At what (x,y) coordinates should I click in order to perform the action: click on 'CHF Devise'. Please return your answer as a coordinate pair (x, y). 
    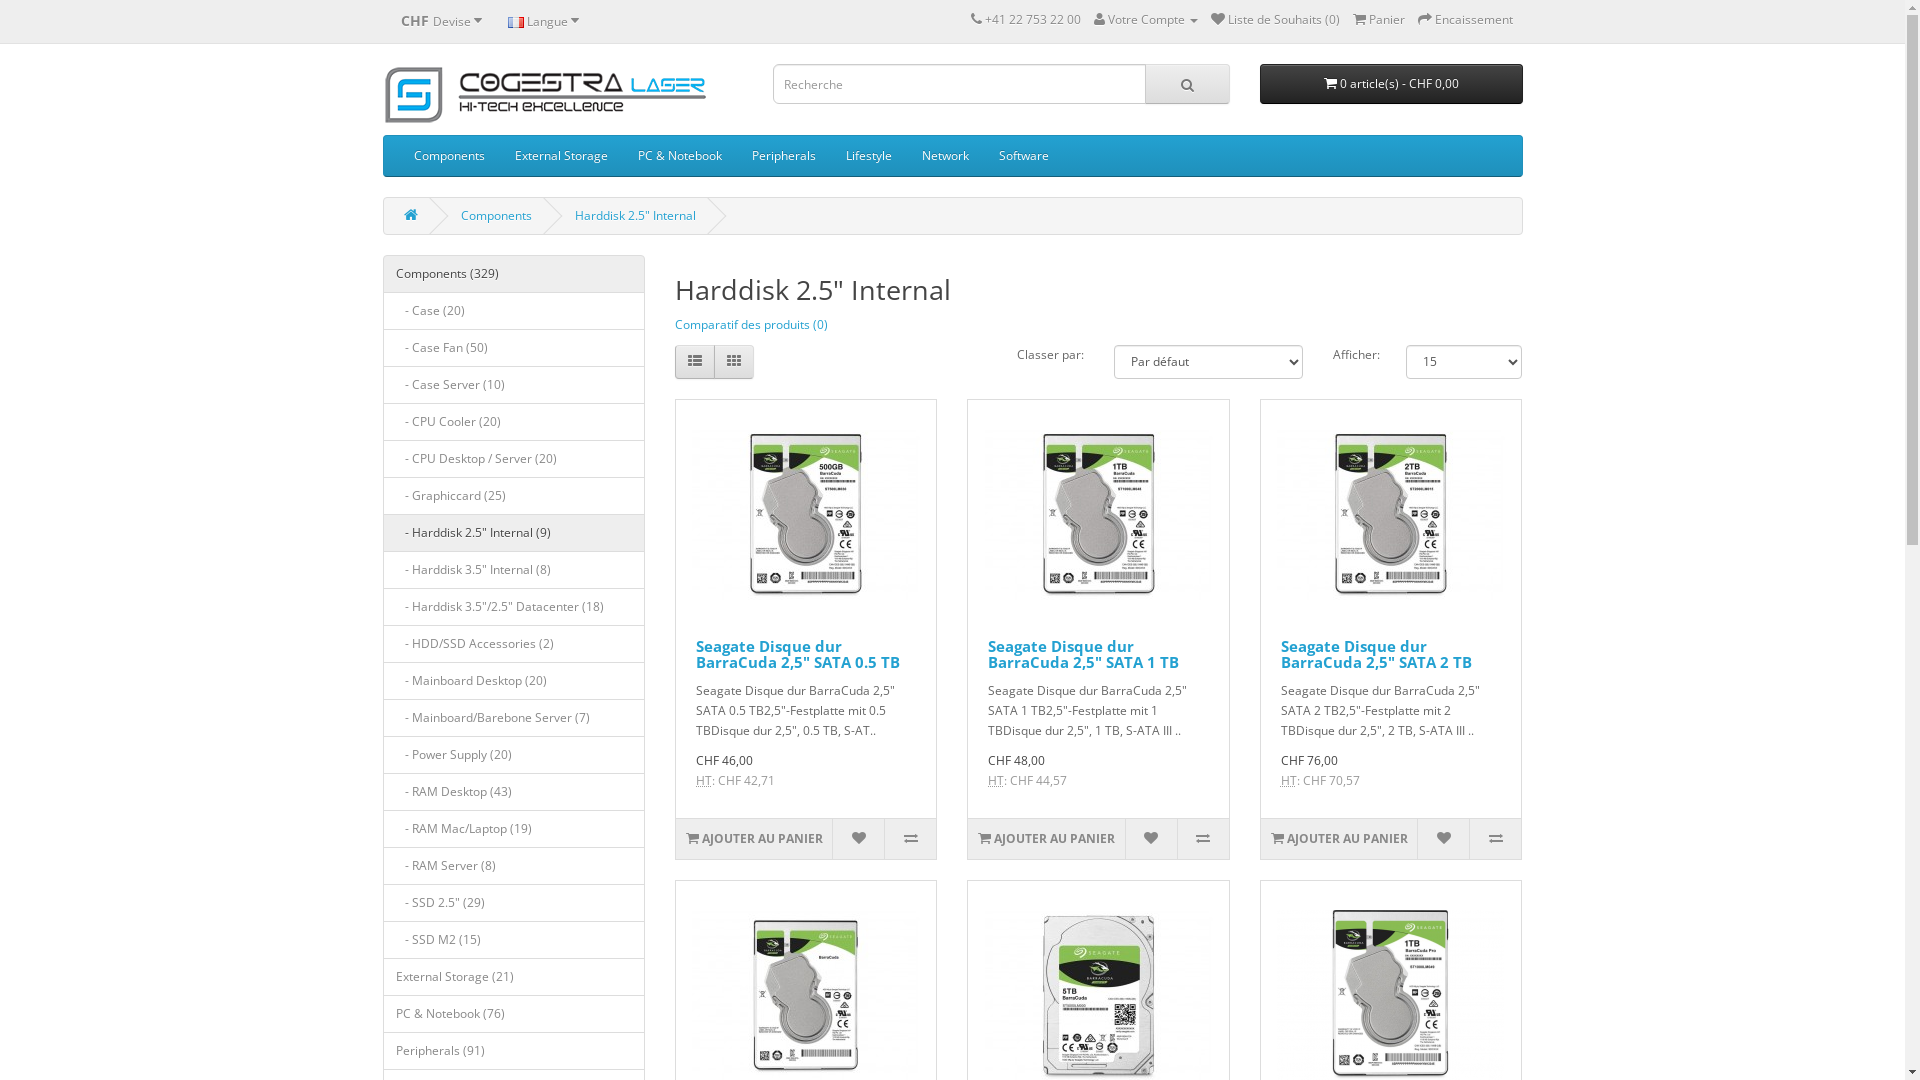
    Looking at the image, I should click on (440, 20).